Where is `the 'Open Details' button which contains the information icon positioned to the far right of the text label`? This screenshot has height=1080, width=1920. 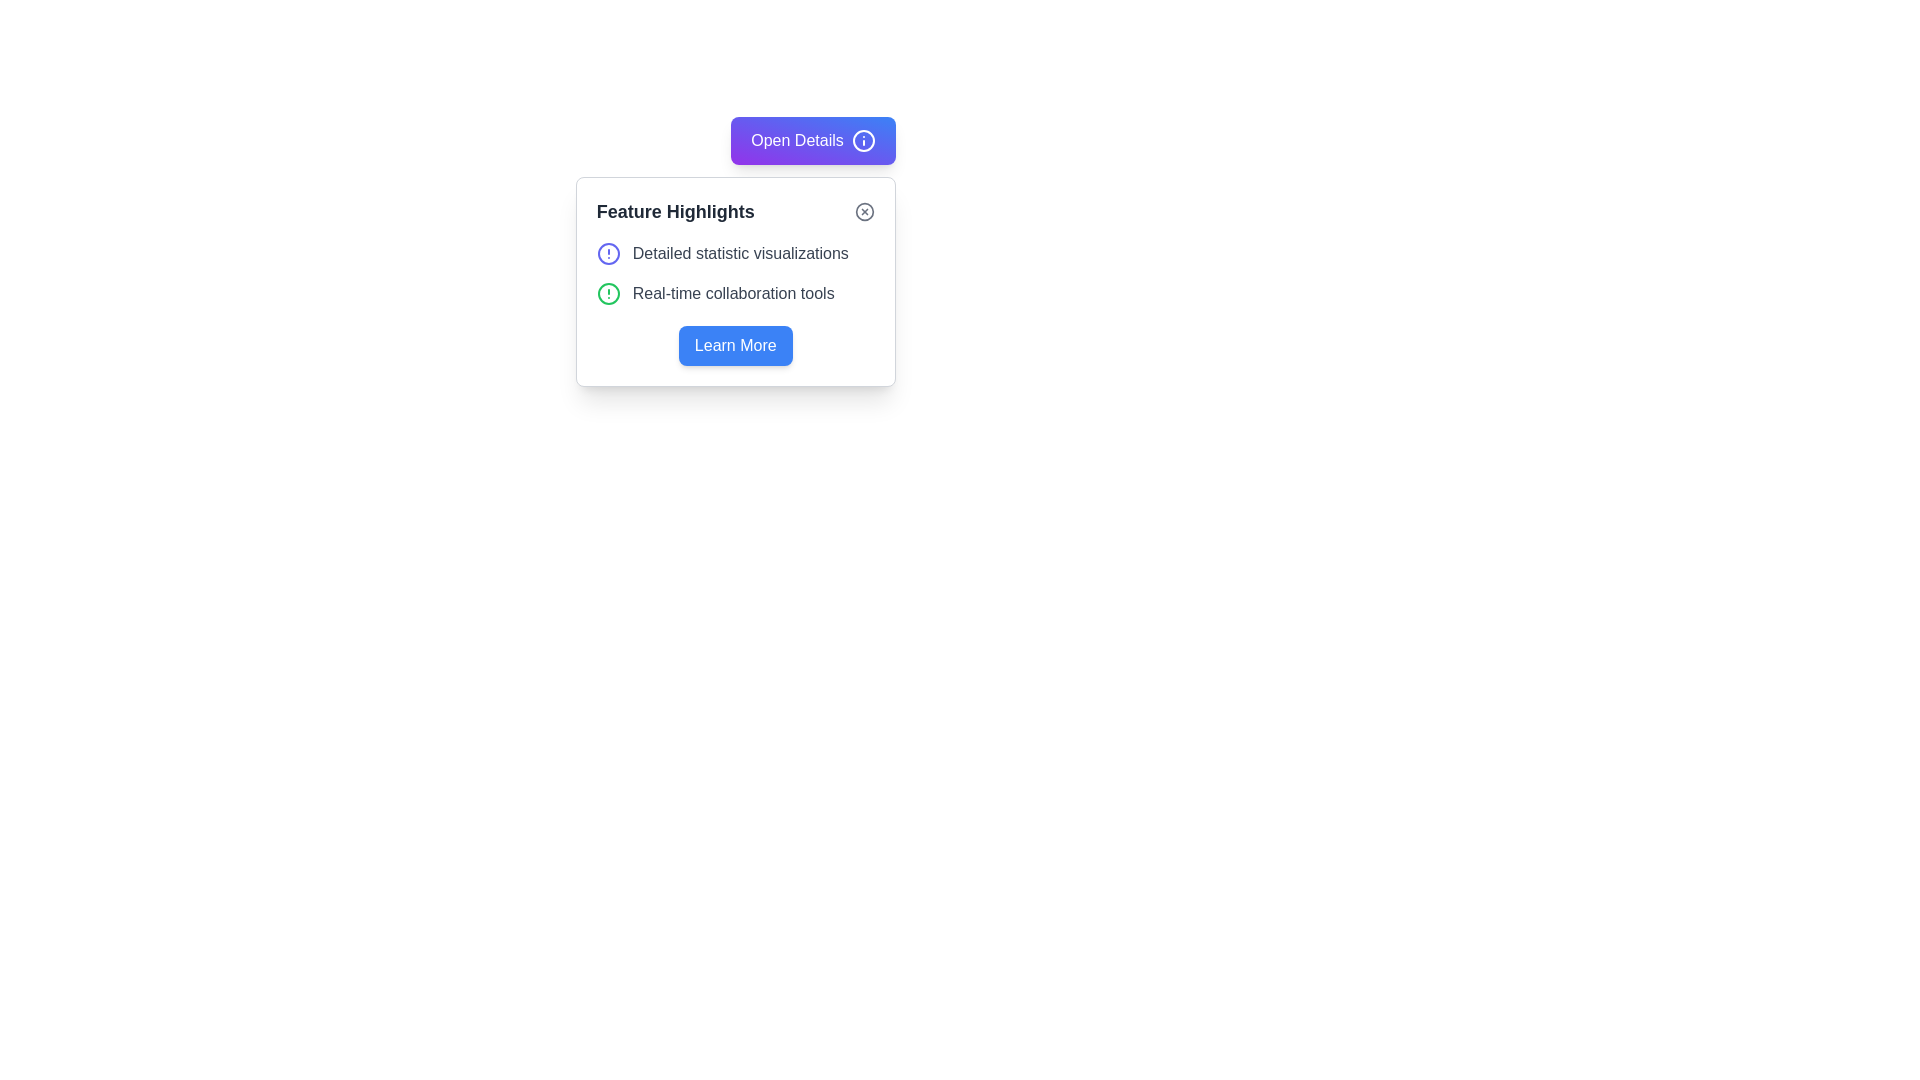 the 'Open Details' button which contains the information icon positioned to the far right of the text label is located at coordinates (863, 140).